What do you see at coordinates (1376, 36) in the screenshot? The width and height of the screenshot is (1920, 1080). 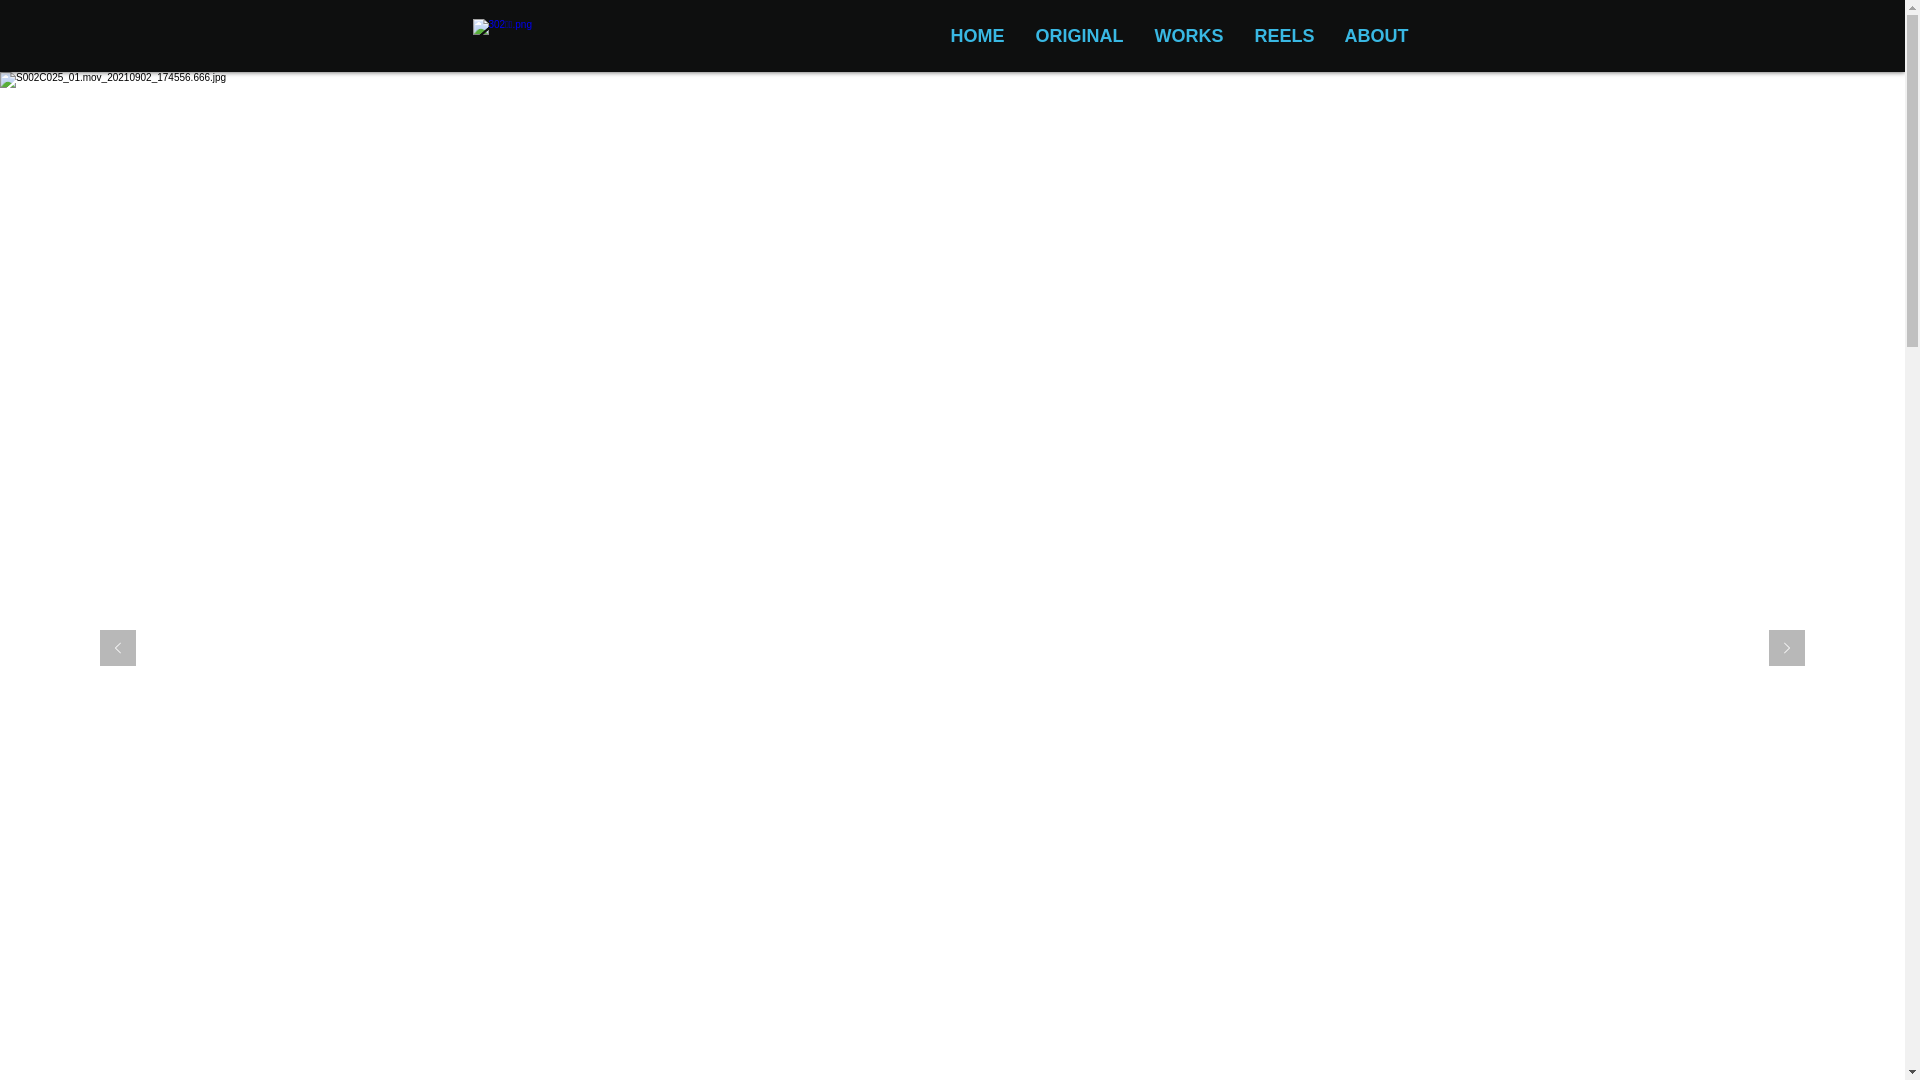 I see `'ABOUT'` at bounding box center [1376, 36].